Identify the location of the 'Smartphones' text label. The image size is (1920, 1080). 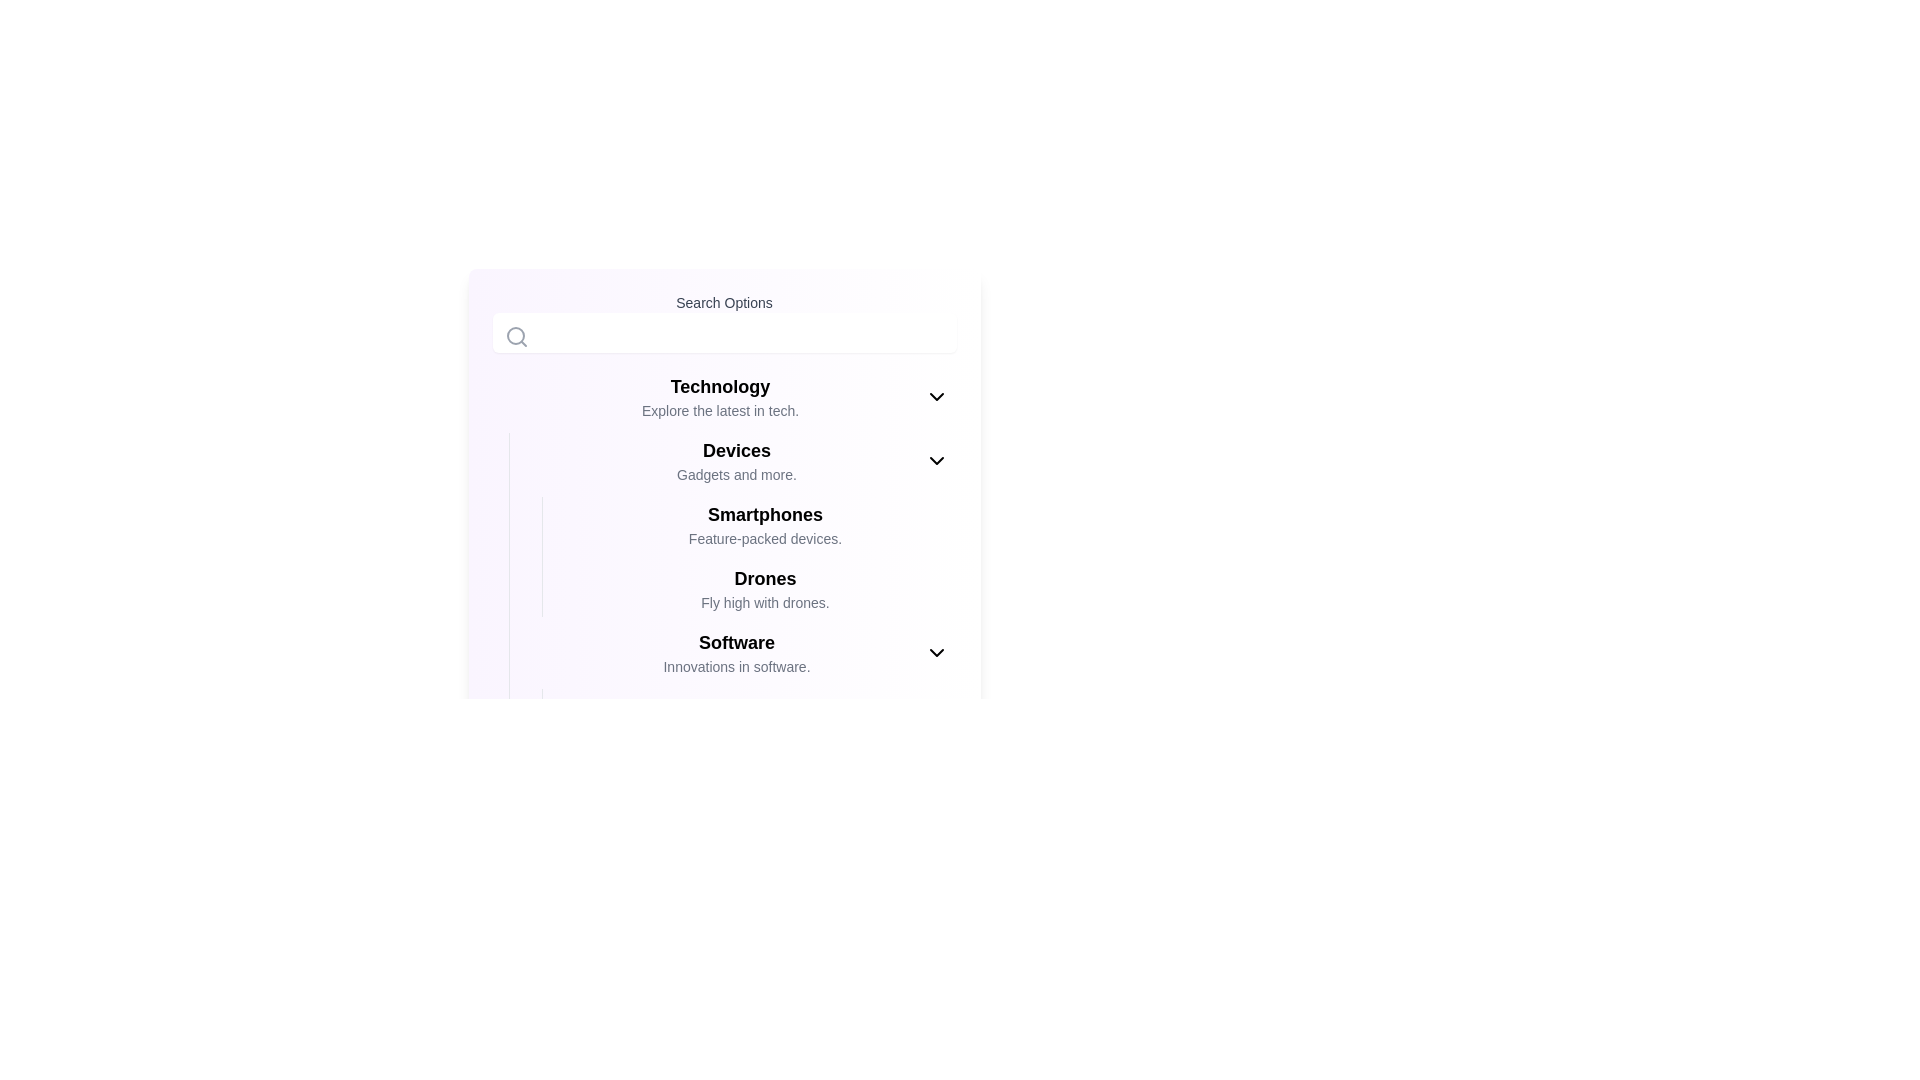
(764, 514).